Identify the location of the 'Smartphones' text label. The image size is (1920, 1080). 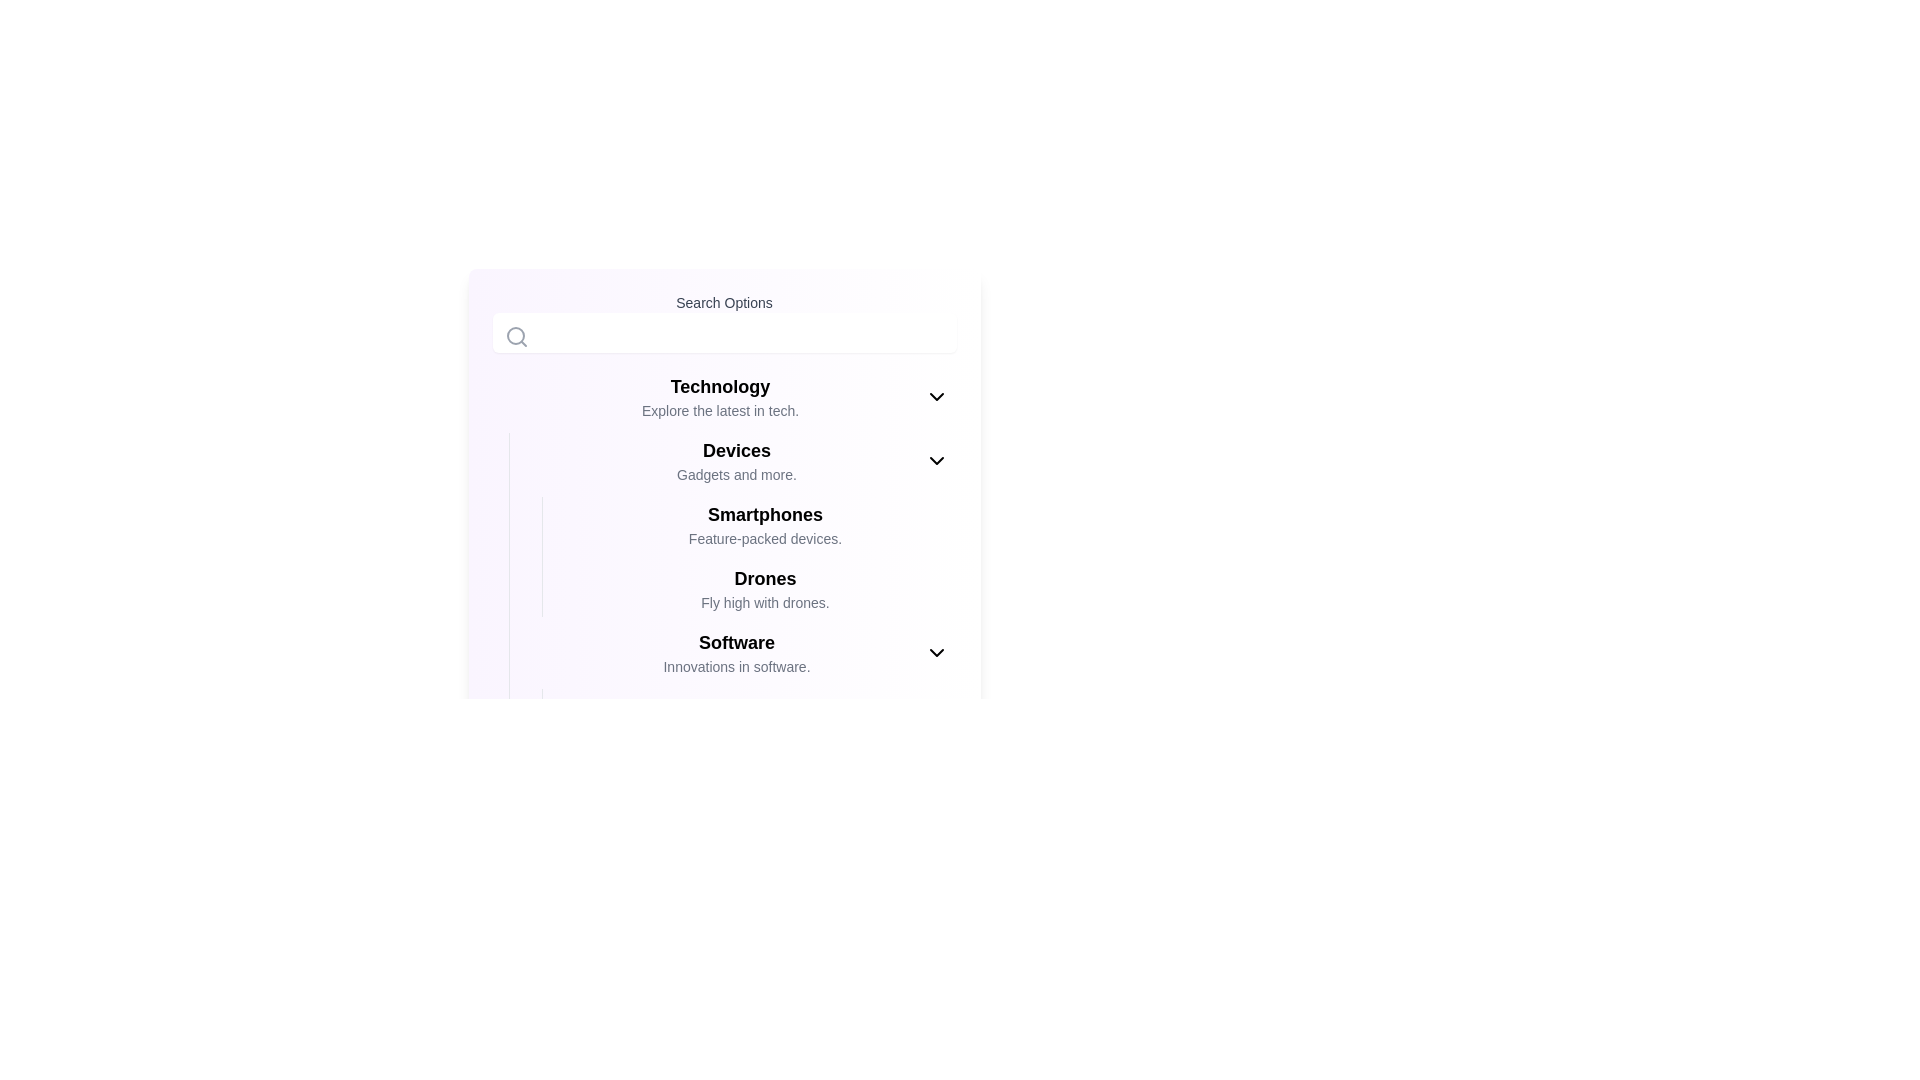
(764, 514).